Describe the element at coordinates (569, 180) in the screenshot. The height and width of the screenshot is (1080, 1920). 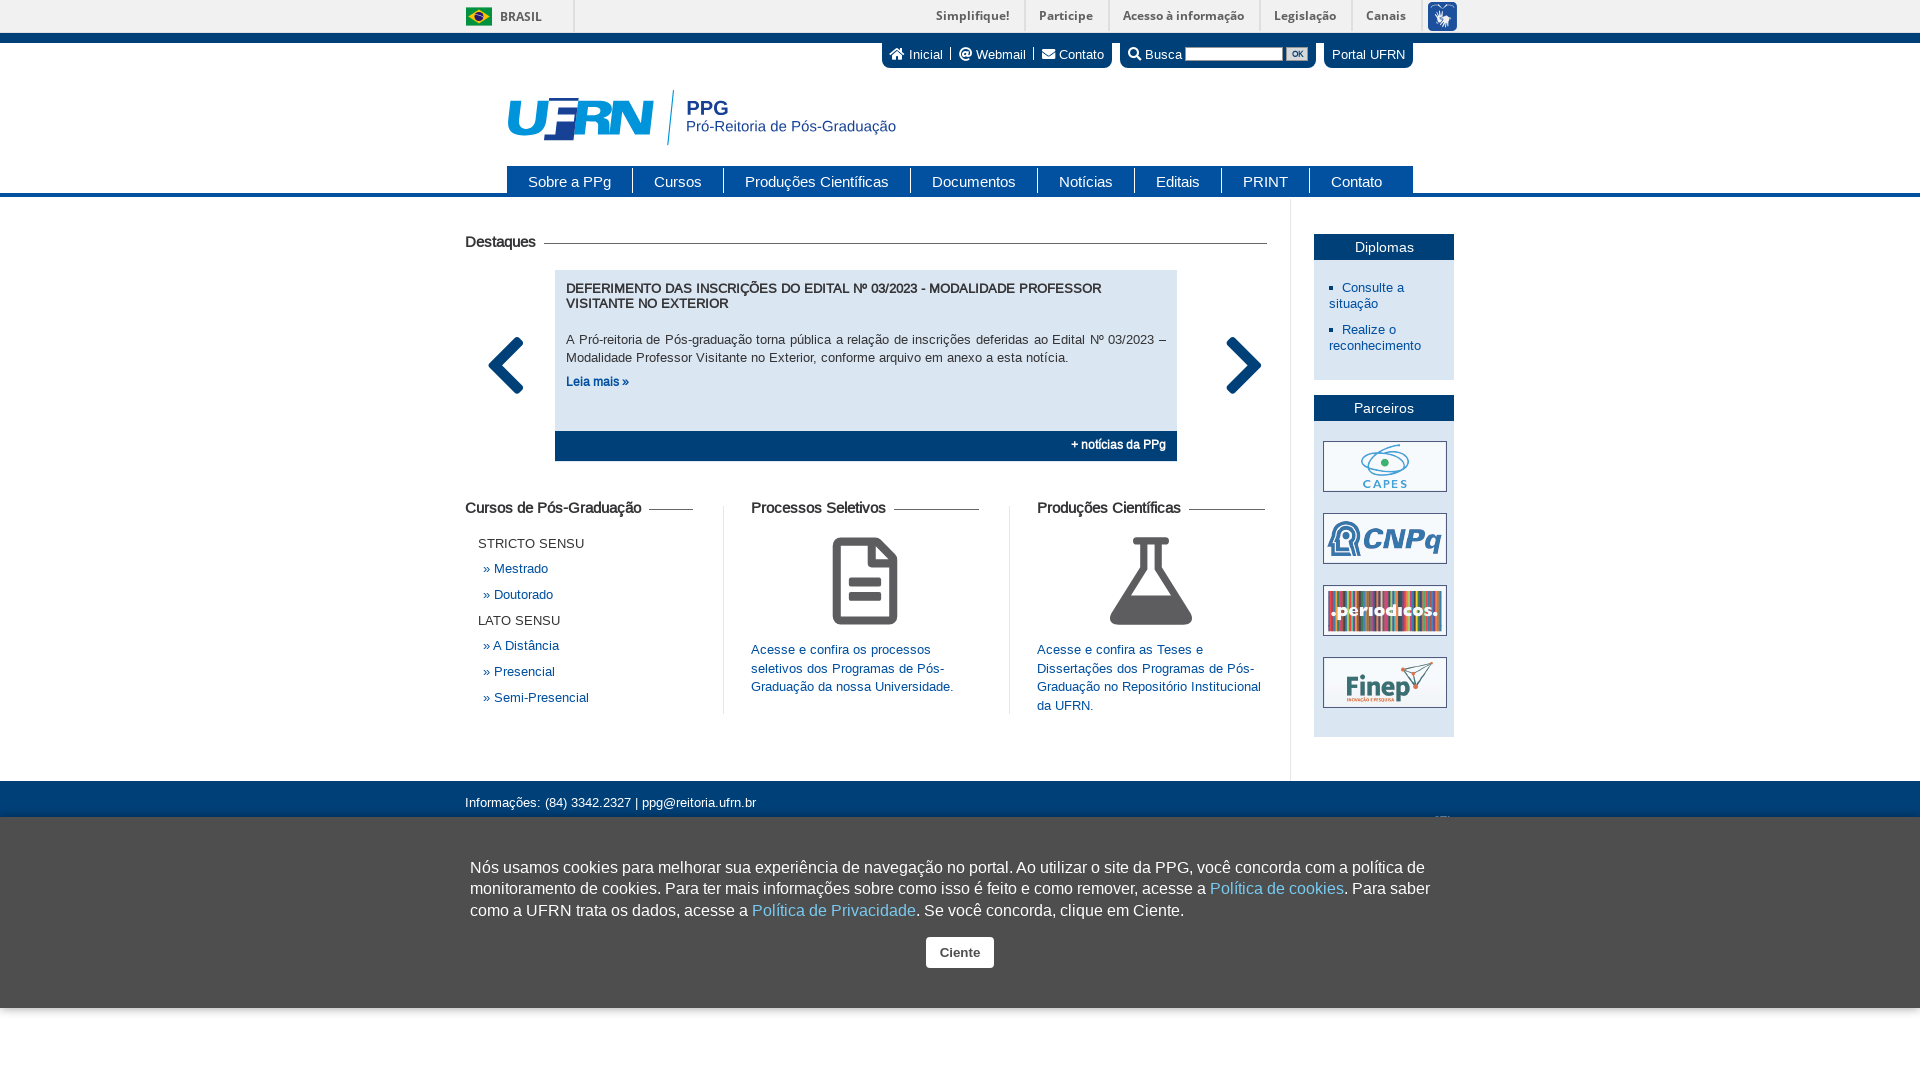
I see `'Sobre a PPg'` at that location.